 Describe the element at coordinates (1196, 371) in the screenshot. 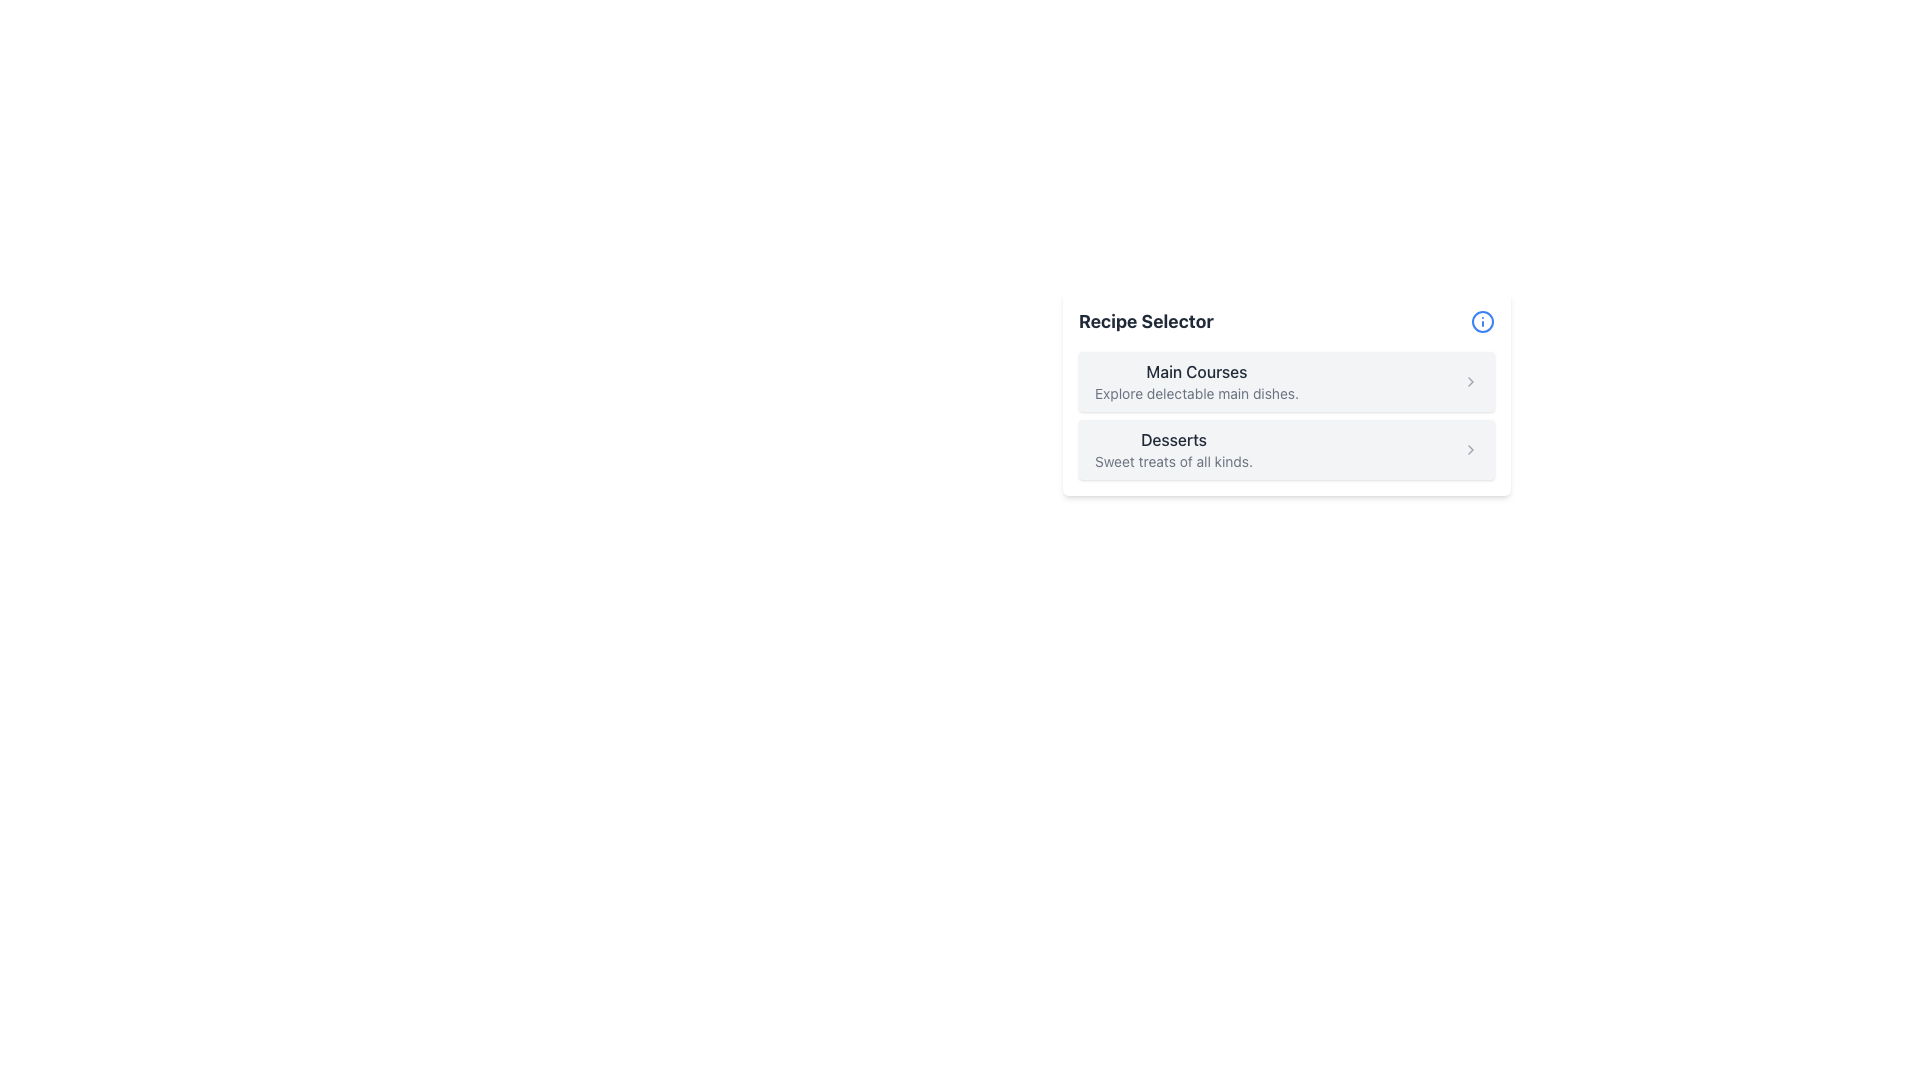

I see `the text label element reading 'Main Courses', styled with a medium-weight font and grayish-black color, located at the top of the section above the description 'Explore delectable main dishes'` at that location.